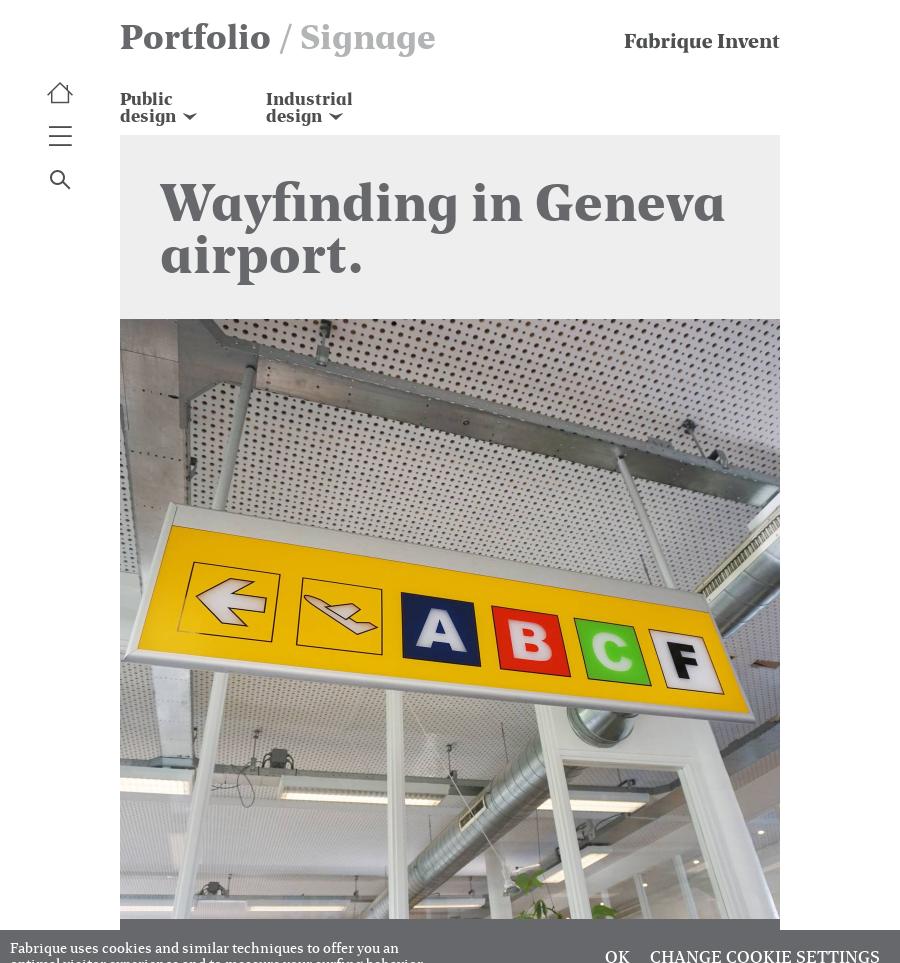  Describe the element at coordinates (297, 202) in the screenshot. I see `'Lighting'` at that location.